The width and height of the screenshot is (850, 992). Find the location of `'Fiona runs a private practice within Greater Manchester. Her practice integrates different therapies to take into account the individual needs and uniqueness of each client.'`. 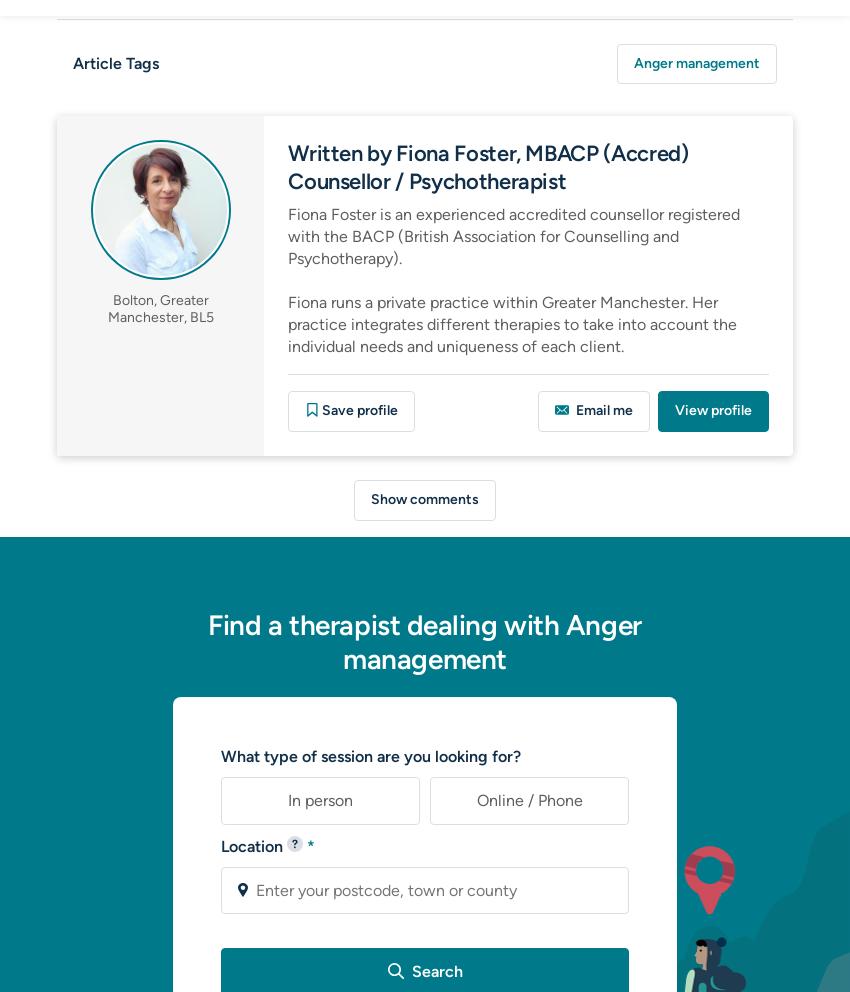

'Fiona runs a private practice within Greater Manchester. Her practice integrates different therapies to take into account the individual needs and uniqueness of each client.' is located at coordinates (511, 323).